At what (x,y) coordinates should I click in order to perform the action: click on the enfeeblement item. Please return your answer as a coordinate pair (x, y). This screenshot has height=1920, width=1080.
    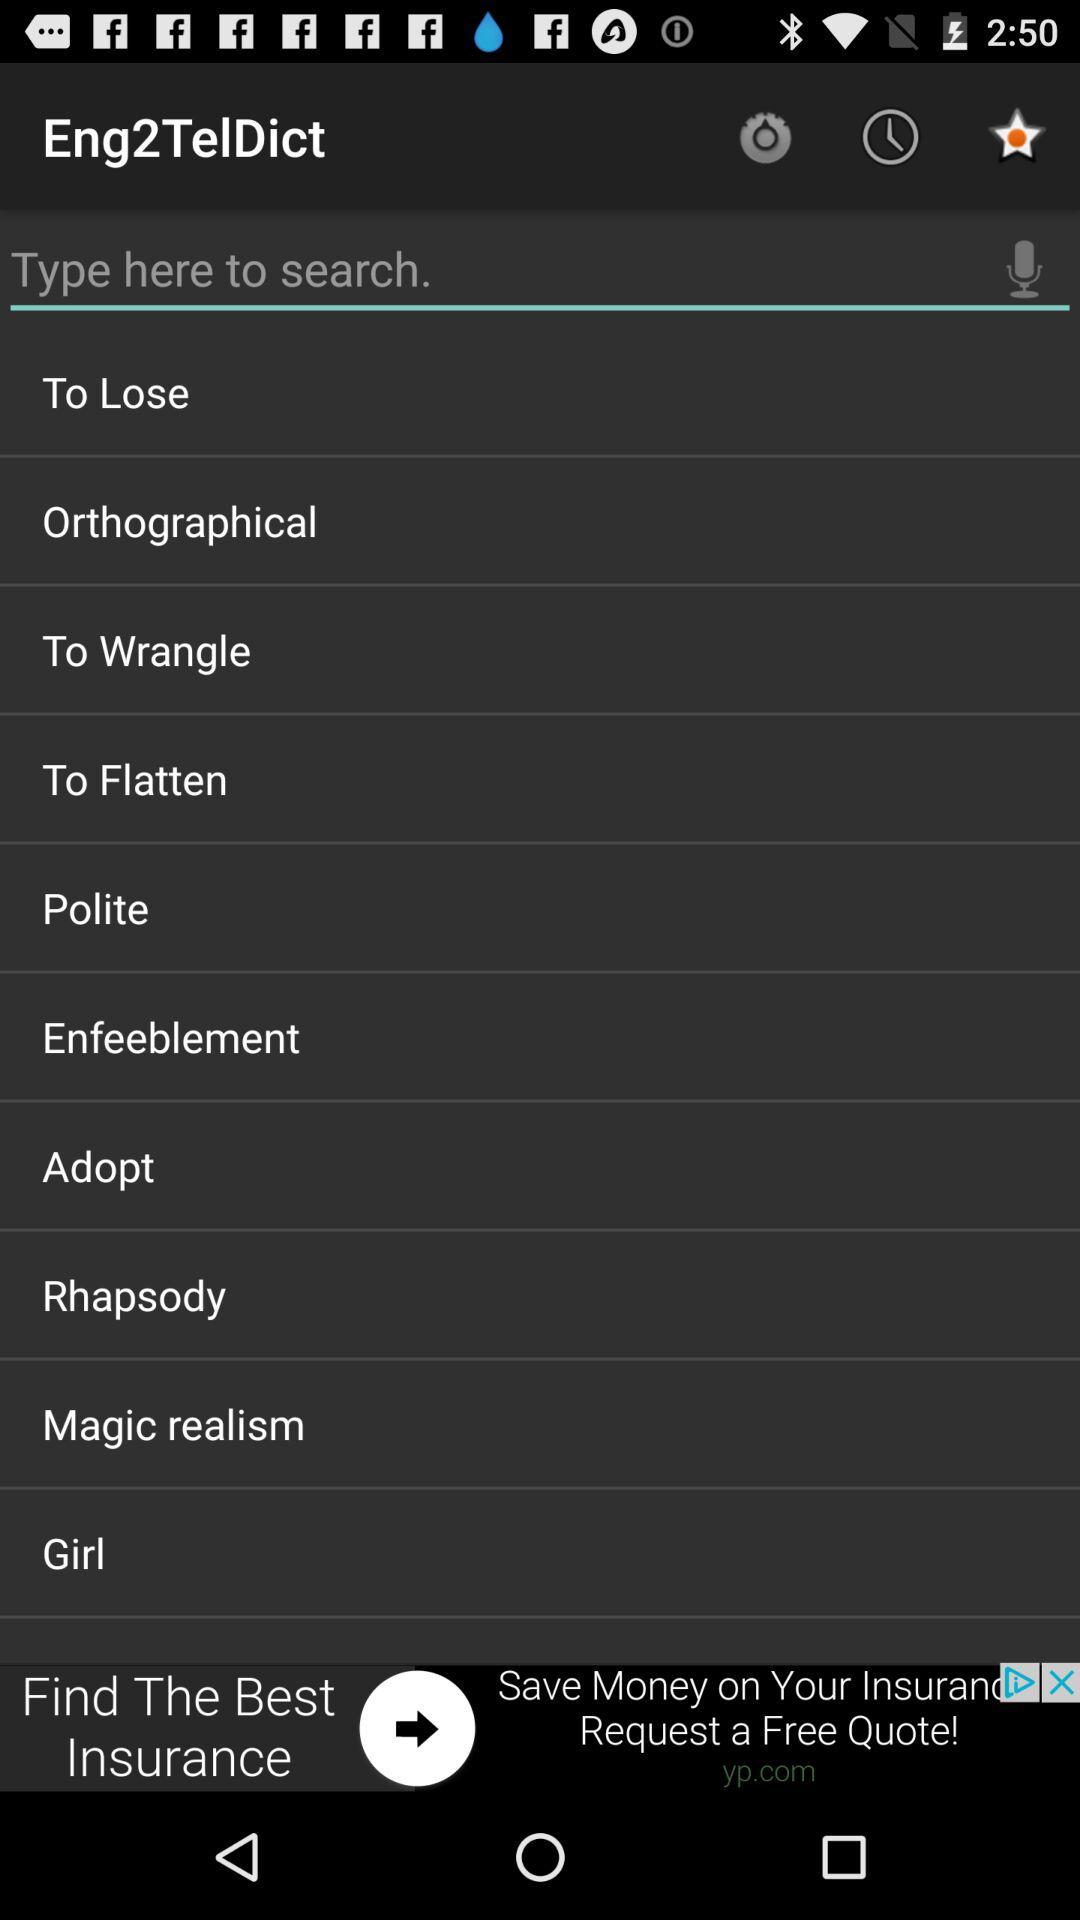
    Looking at the image, I should click on (540, 1036).